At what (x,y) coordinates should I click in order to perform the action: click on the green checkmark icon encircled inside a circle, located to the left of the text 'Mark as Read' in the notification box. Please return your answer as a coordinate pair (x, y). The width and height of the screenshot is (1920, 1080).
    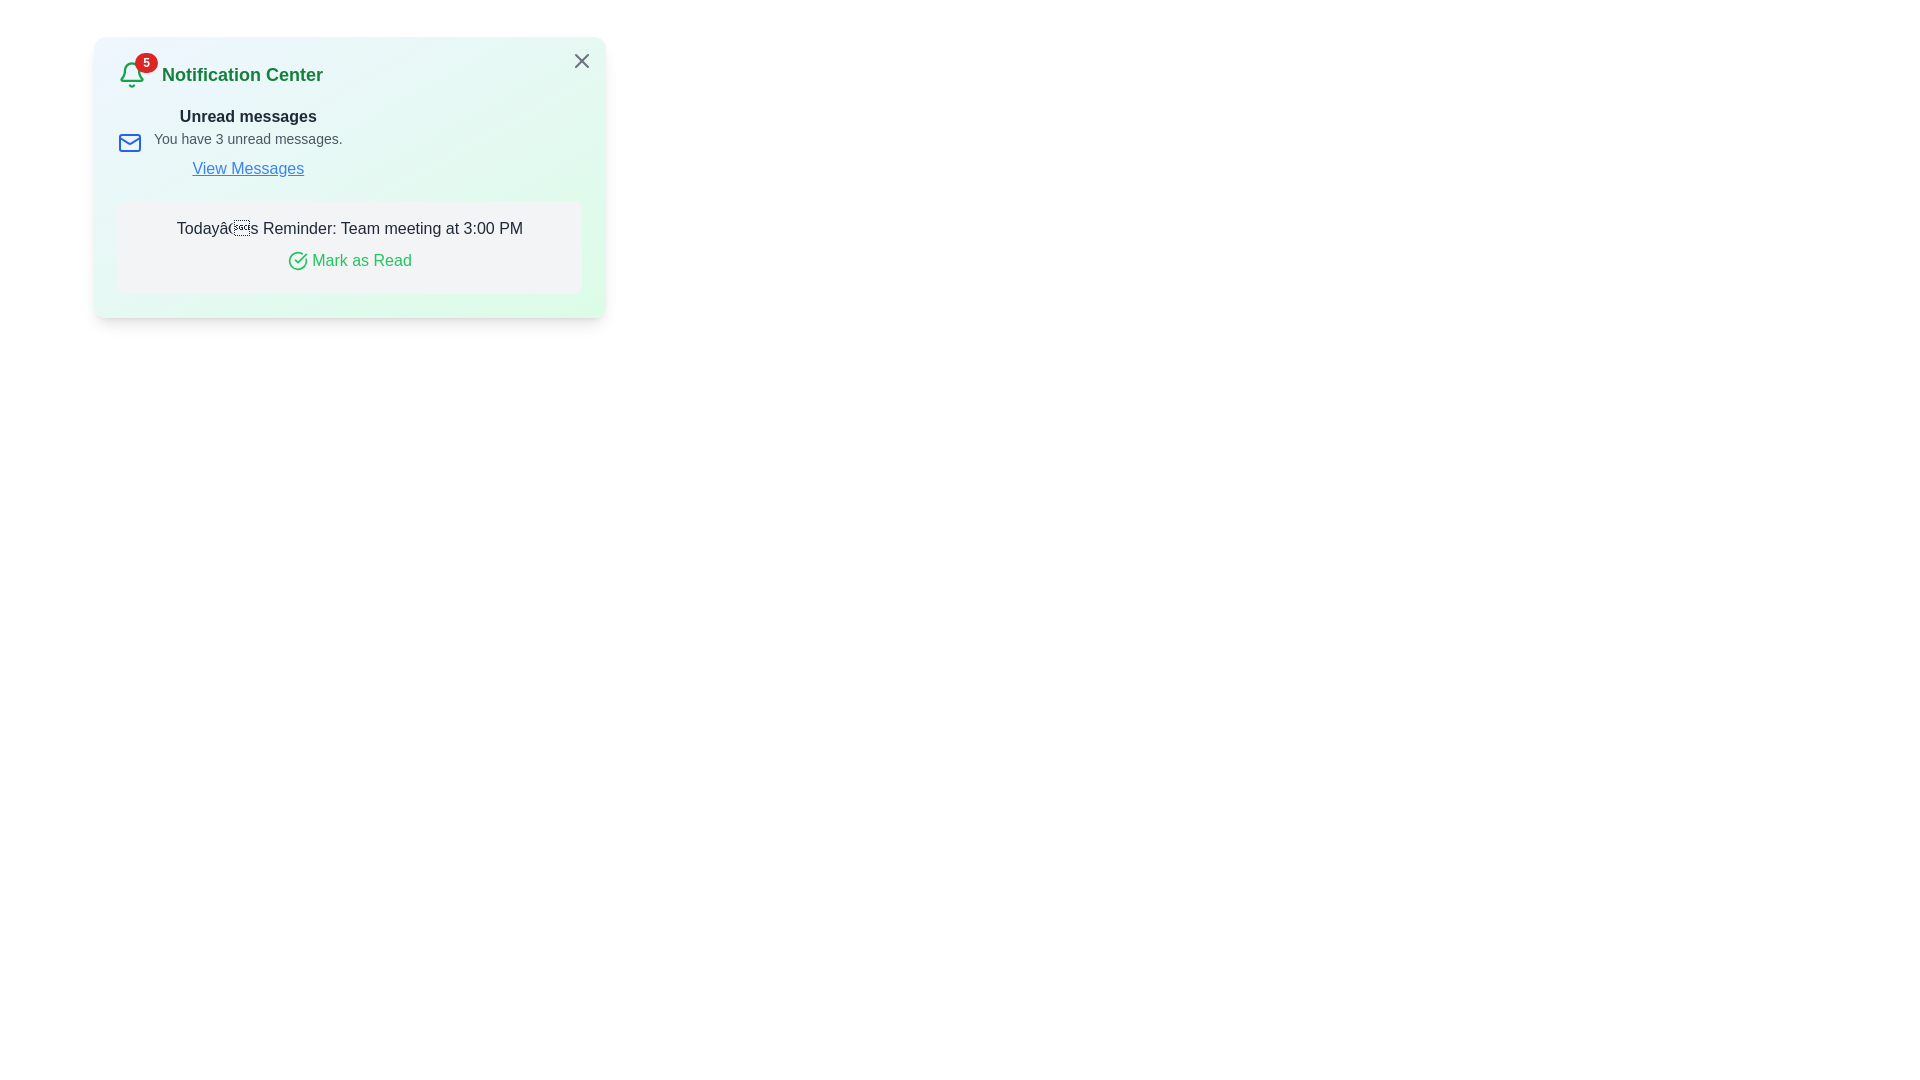
    Looking at the image, I should click on (296, 260).